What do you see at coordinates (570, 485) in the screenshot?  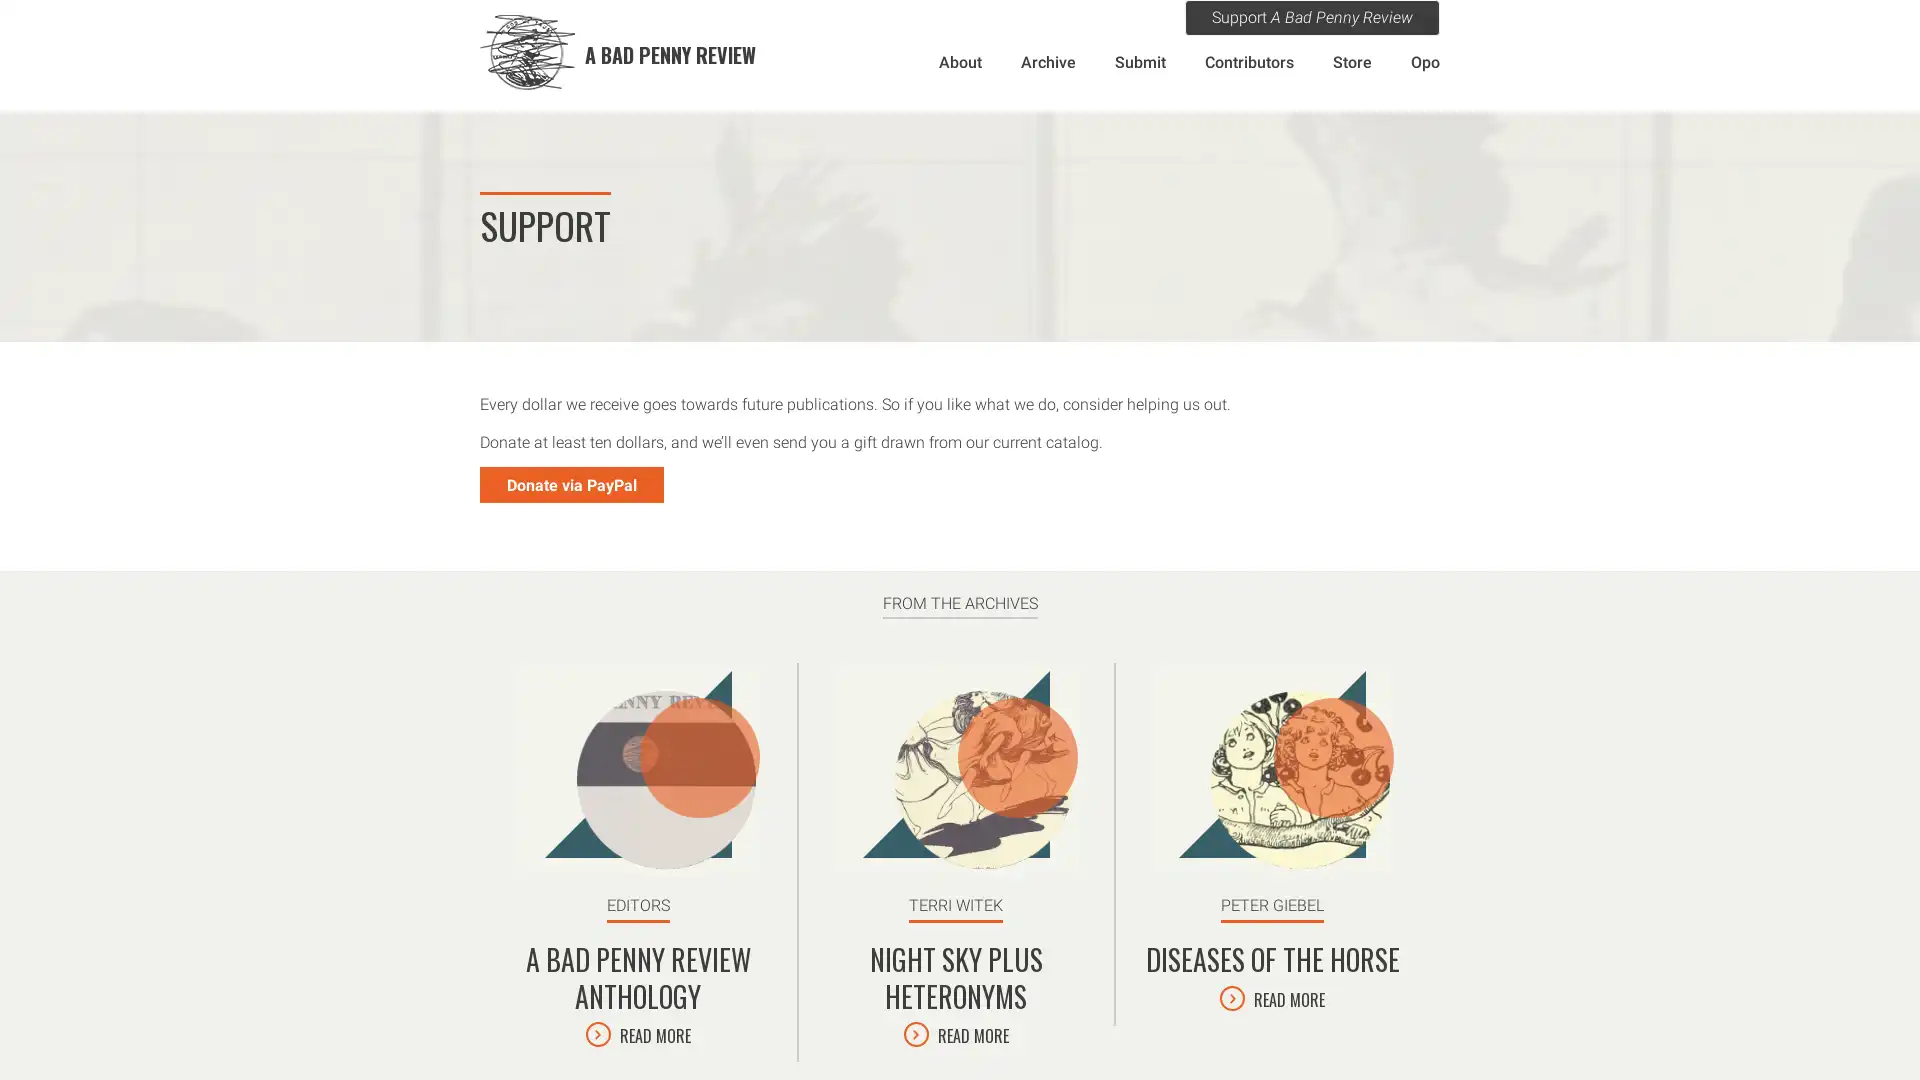 I see `Donate via PayPal` at bounding box center [570, 485].